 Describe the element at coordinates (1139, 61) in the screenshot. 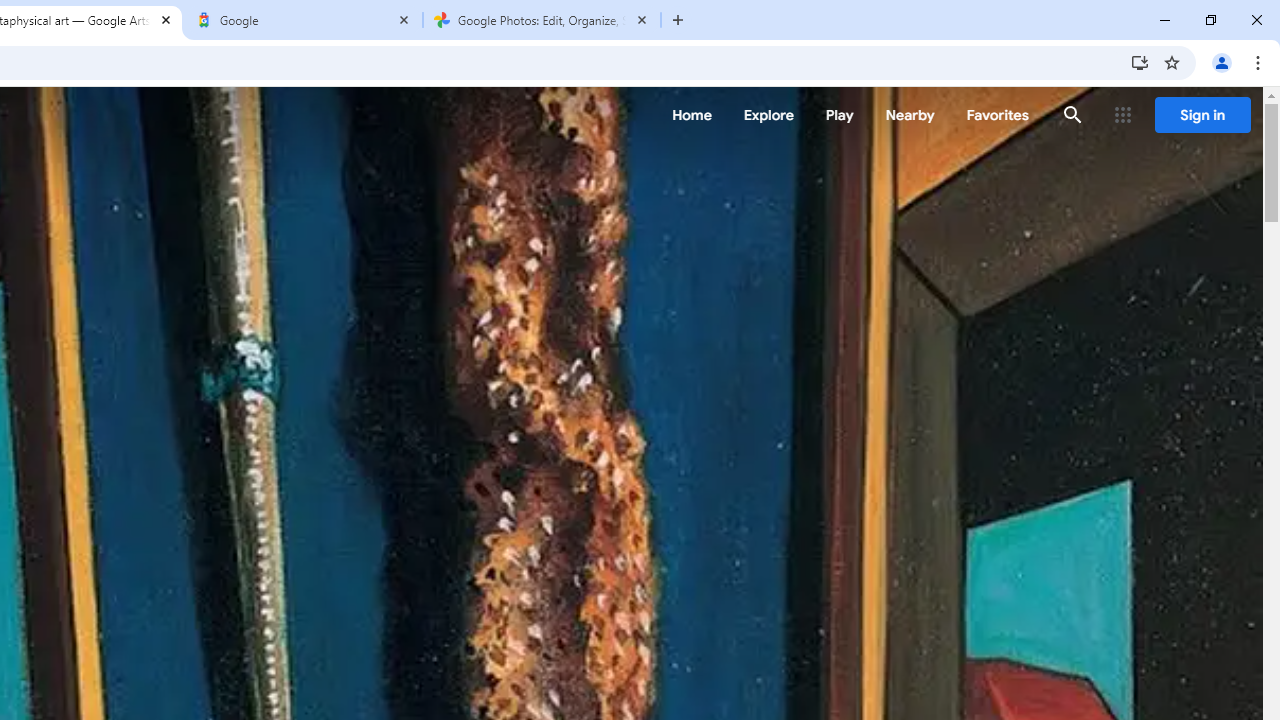

I see `'Install Google Arts & Culture'` at that location.